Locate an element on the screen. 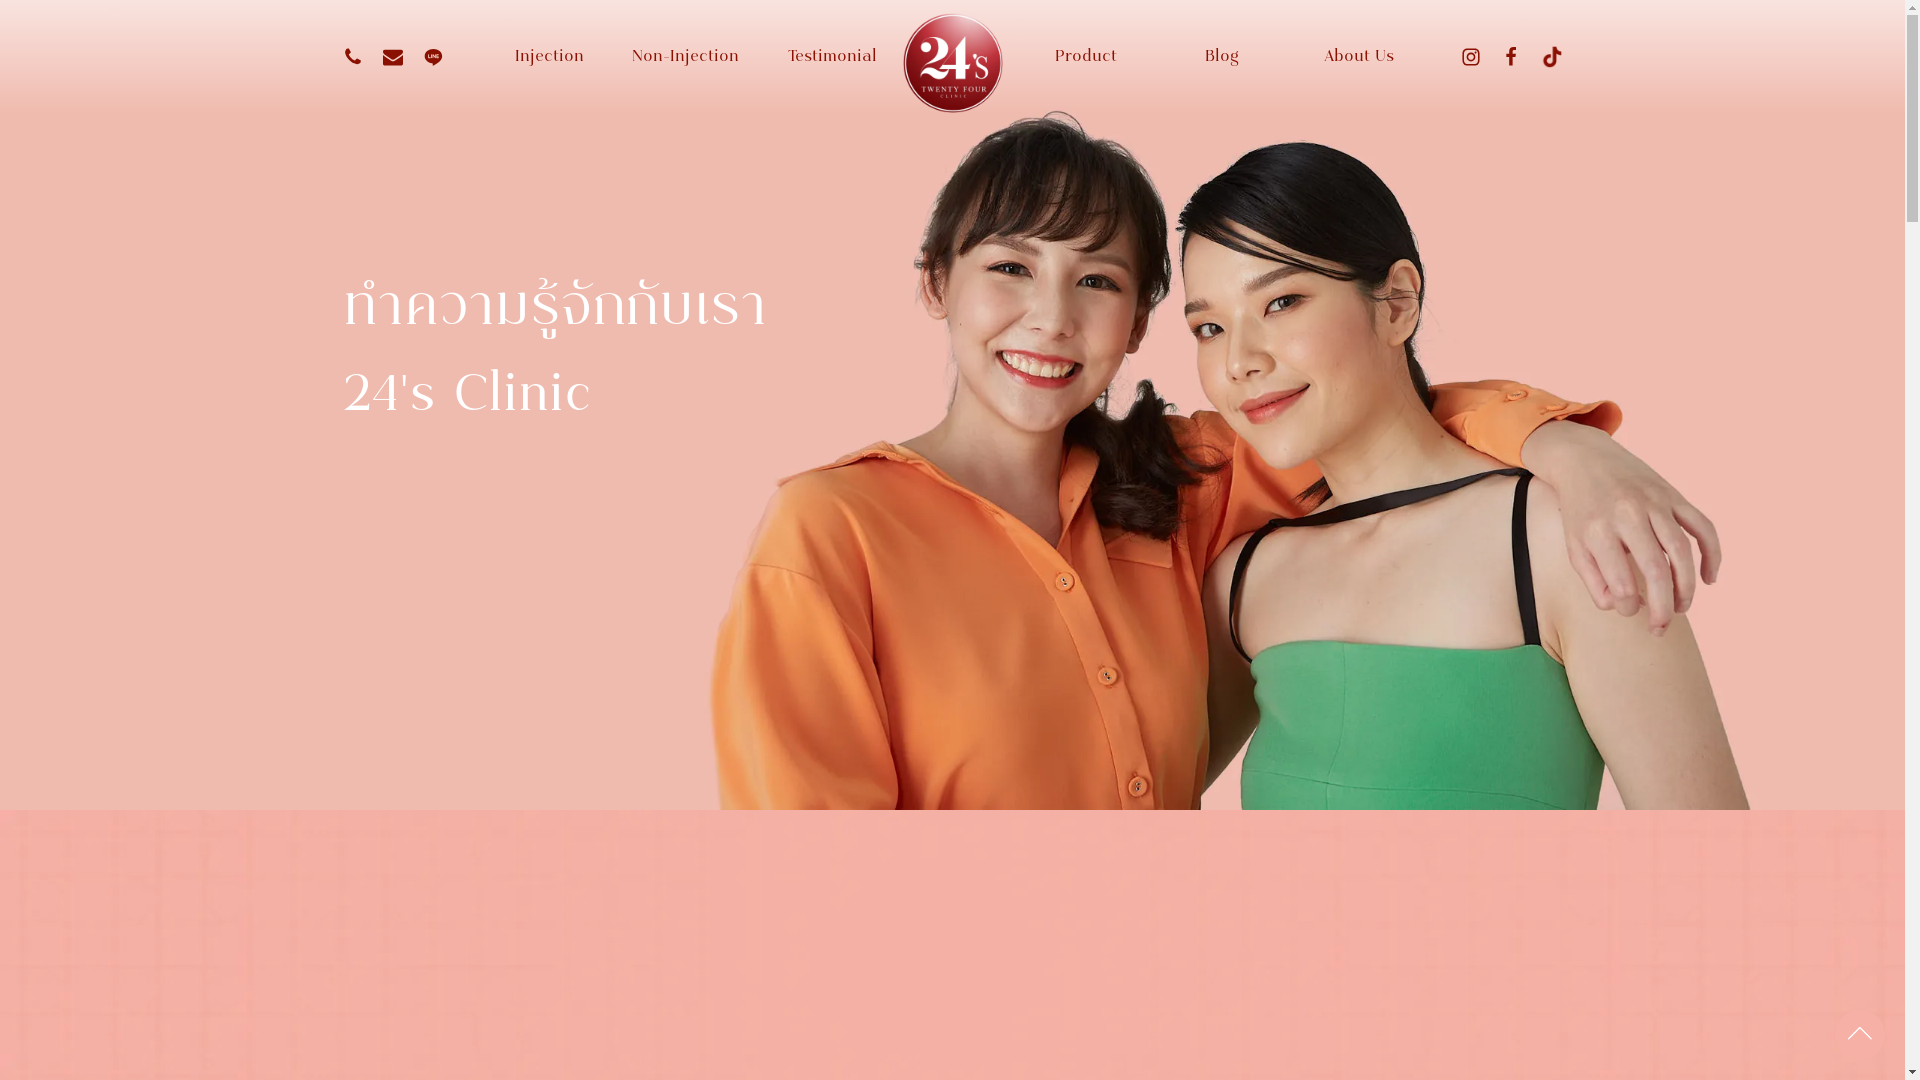  'Non-Injection' is located at coordinates (685, 56).